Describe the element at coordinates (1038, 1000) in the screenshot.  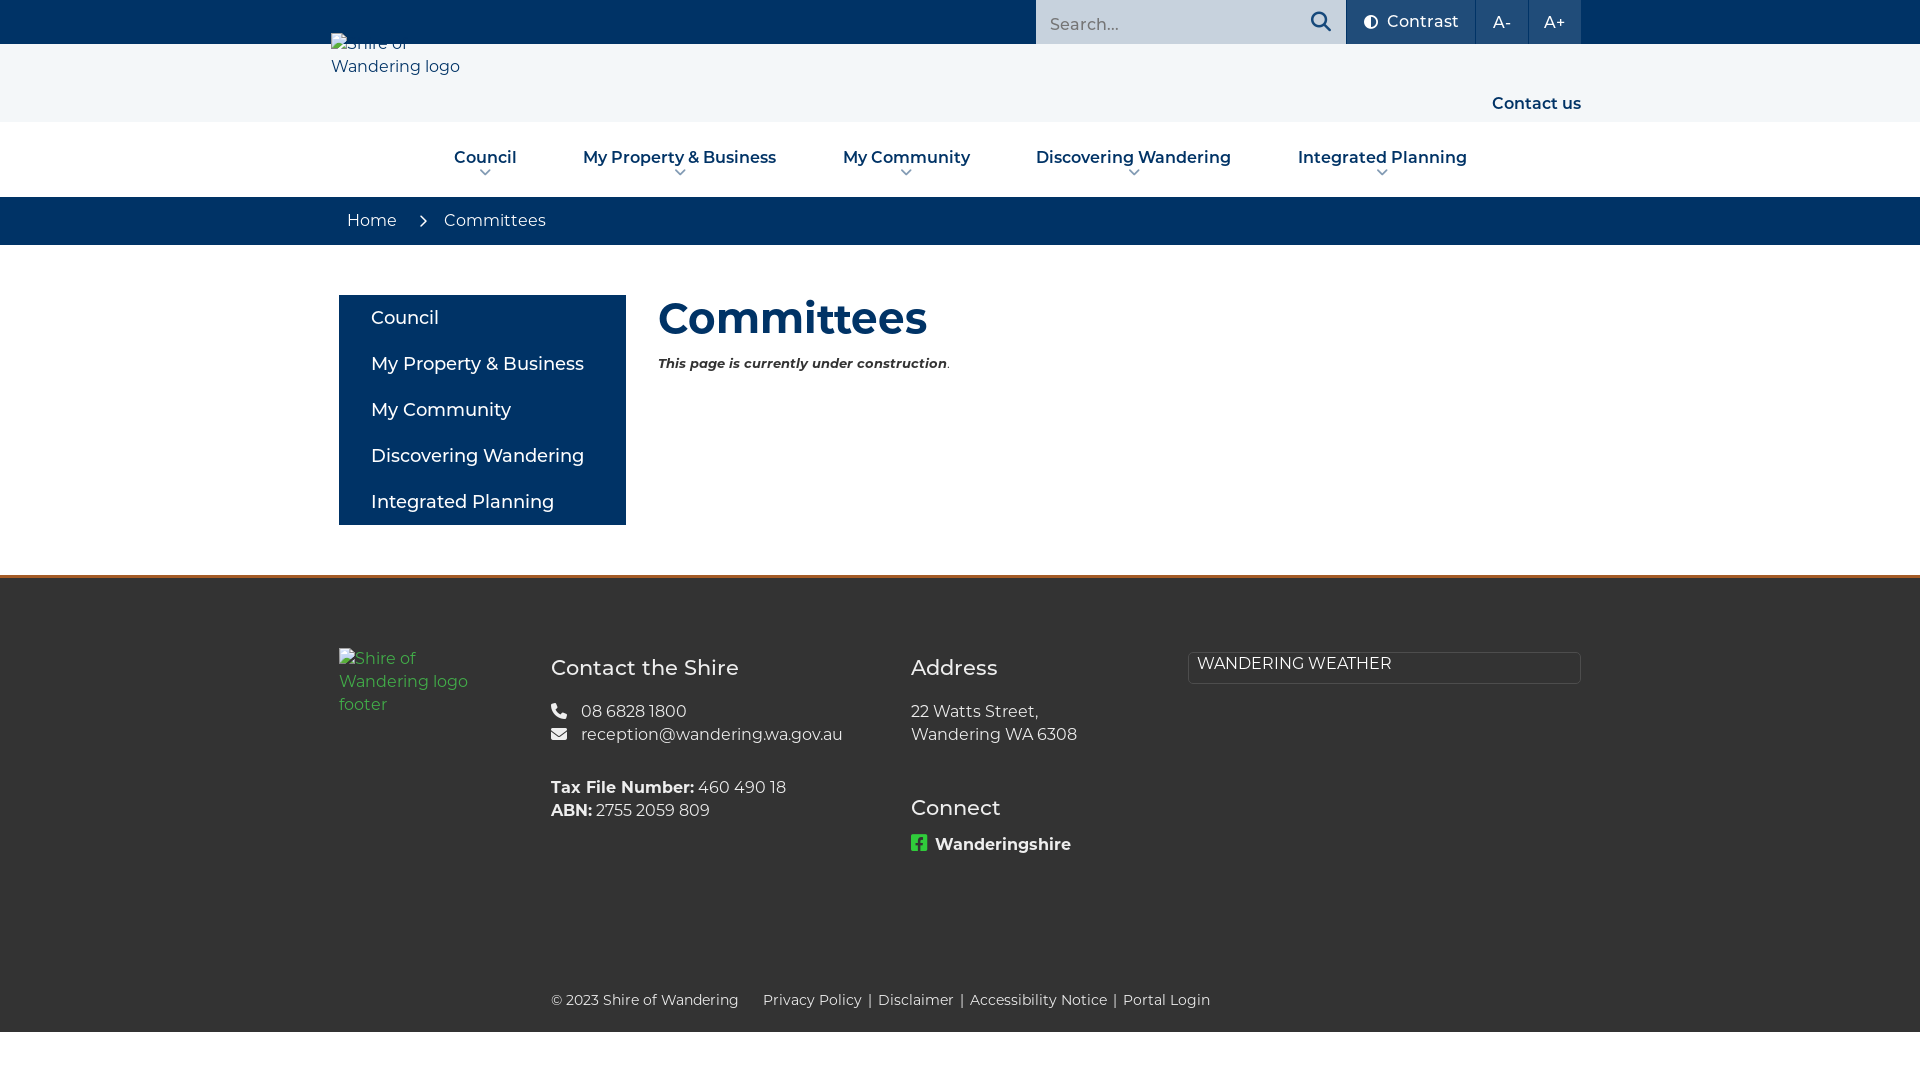
I see `'Accessibility Notice'` at that location.